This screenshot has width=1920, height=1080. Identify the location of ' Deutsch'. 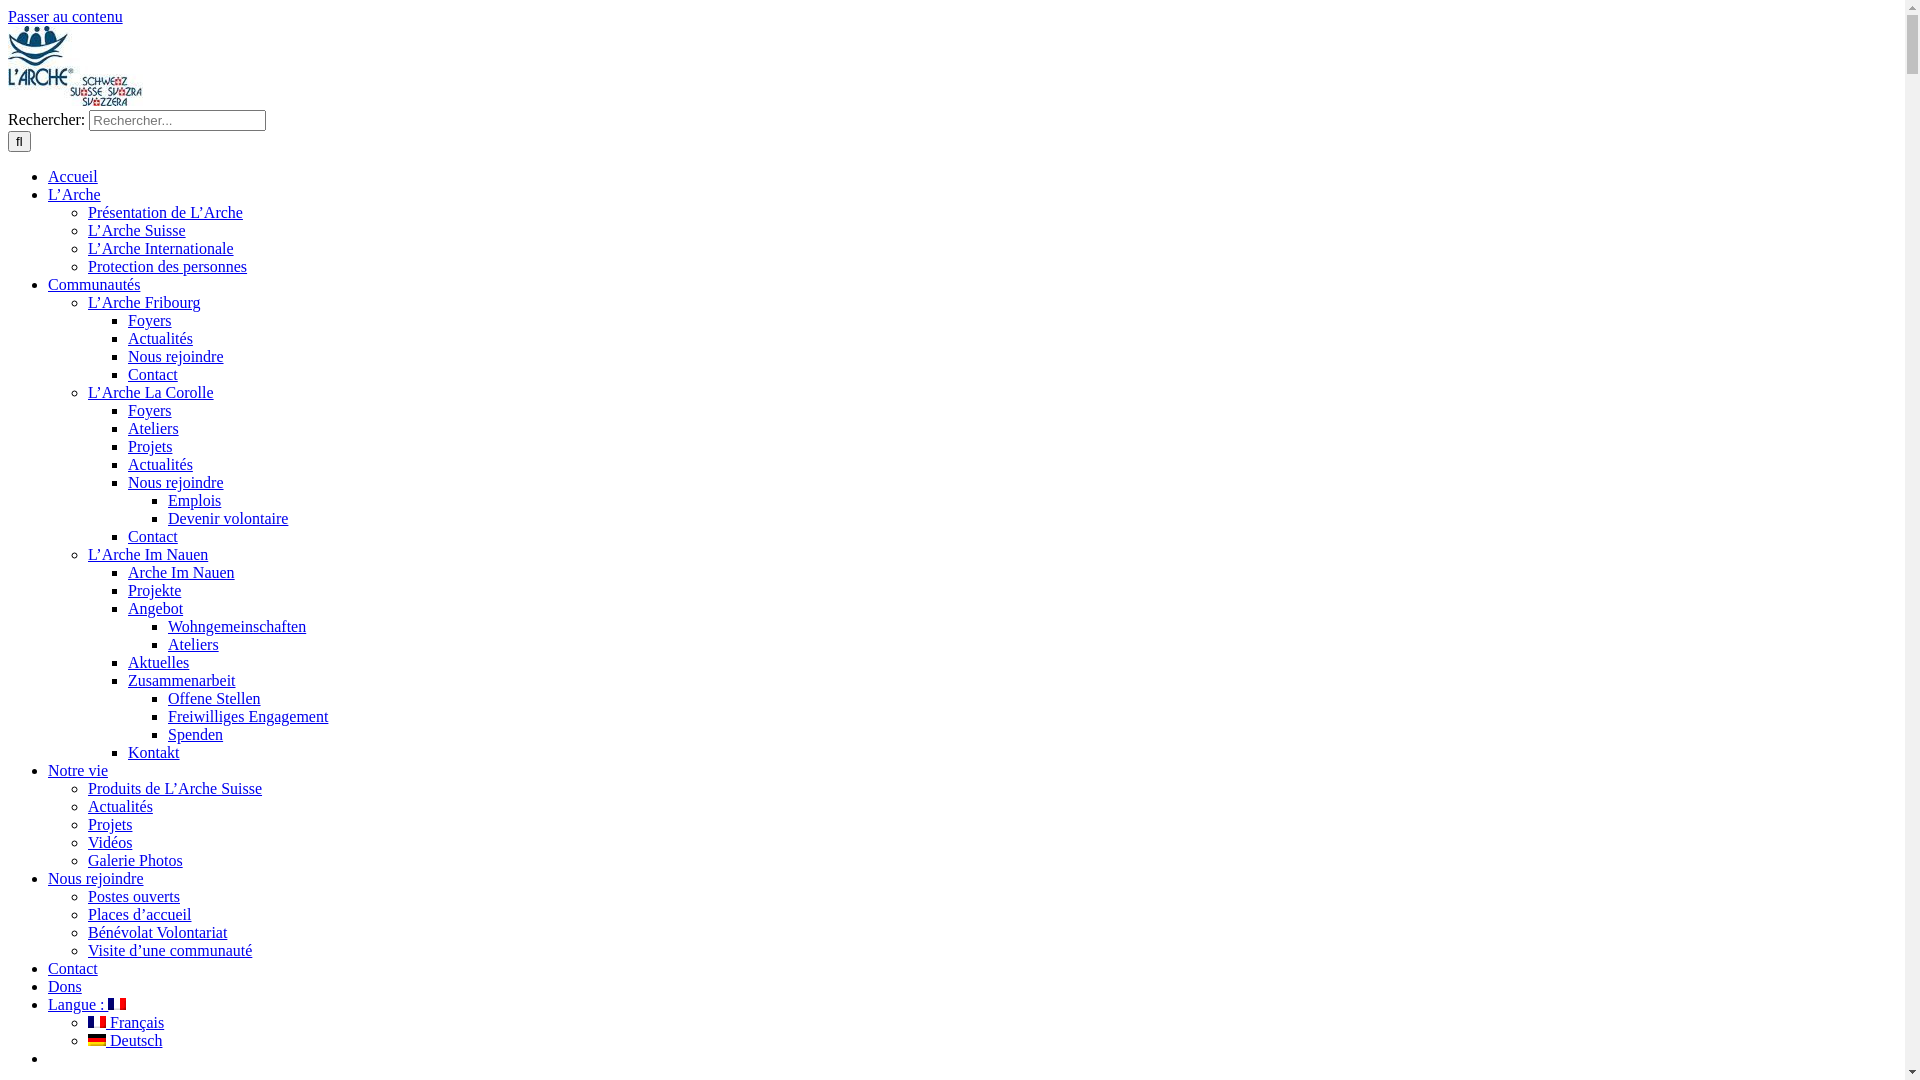
(123, 1039).